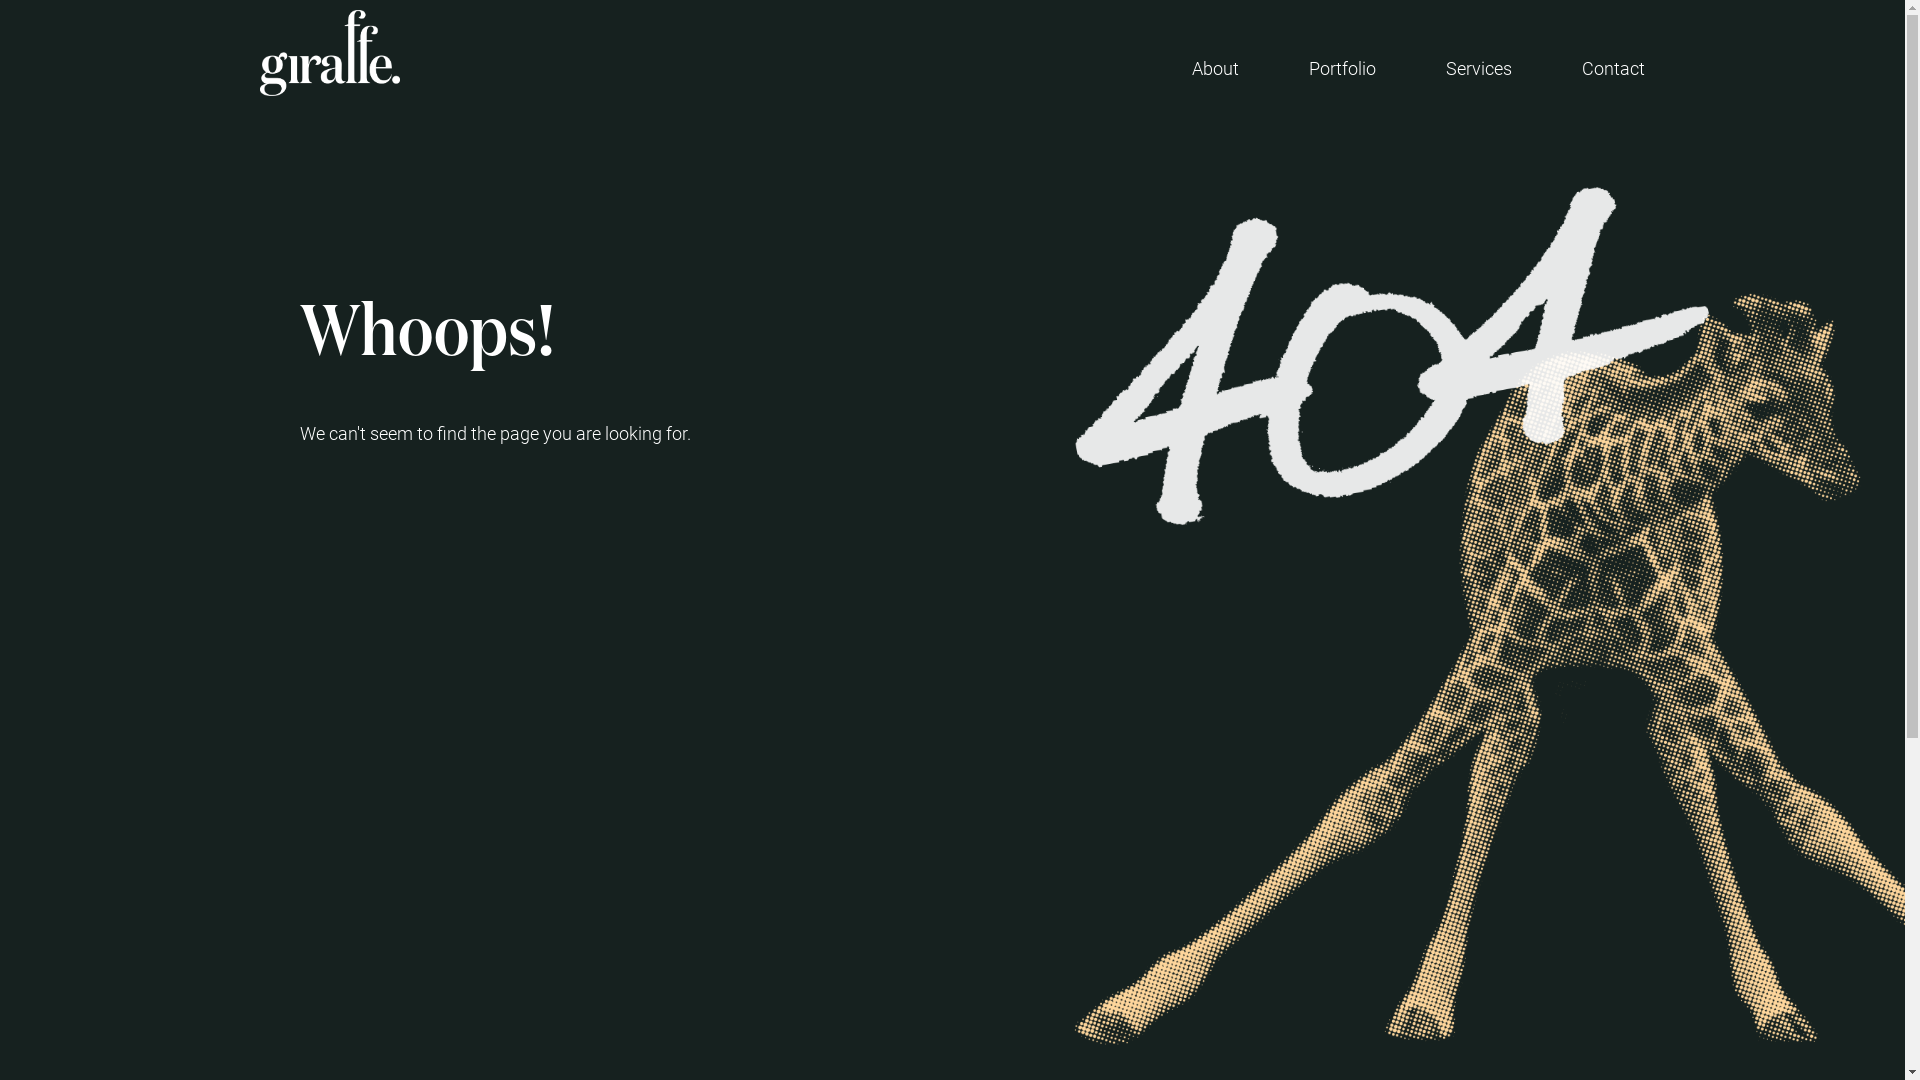  What do you see at coordinates (1214, 67) in the screenshot?
I see `'About'` at bounding box center [1214, 67].